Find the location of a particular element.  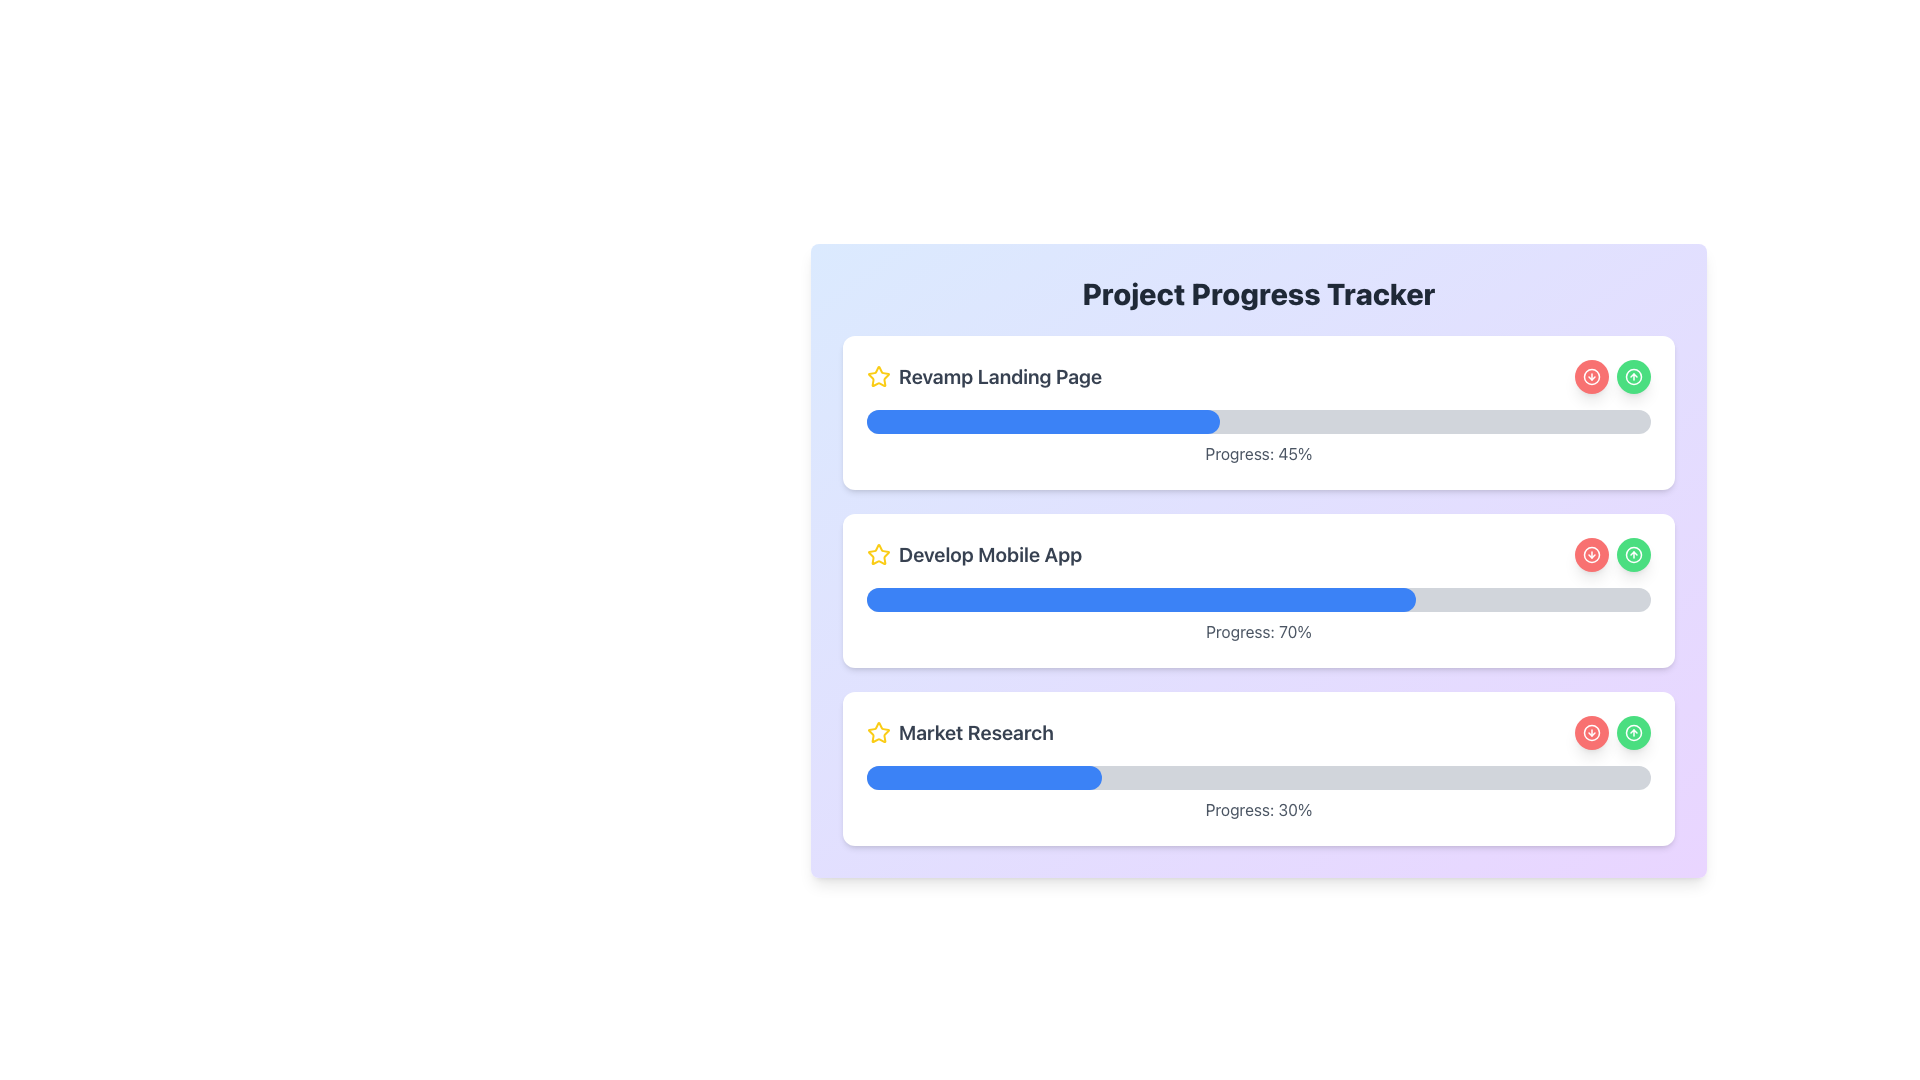

the star icon located directly to the left of the 'Market Research' text is located at coordinates (878, 554).